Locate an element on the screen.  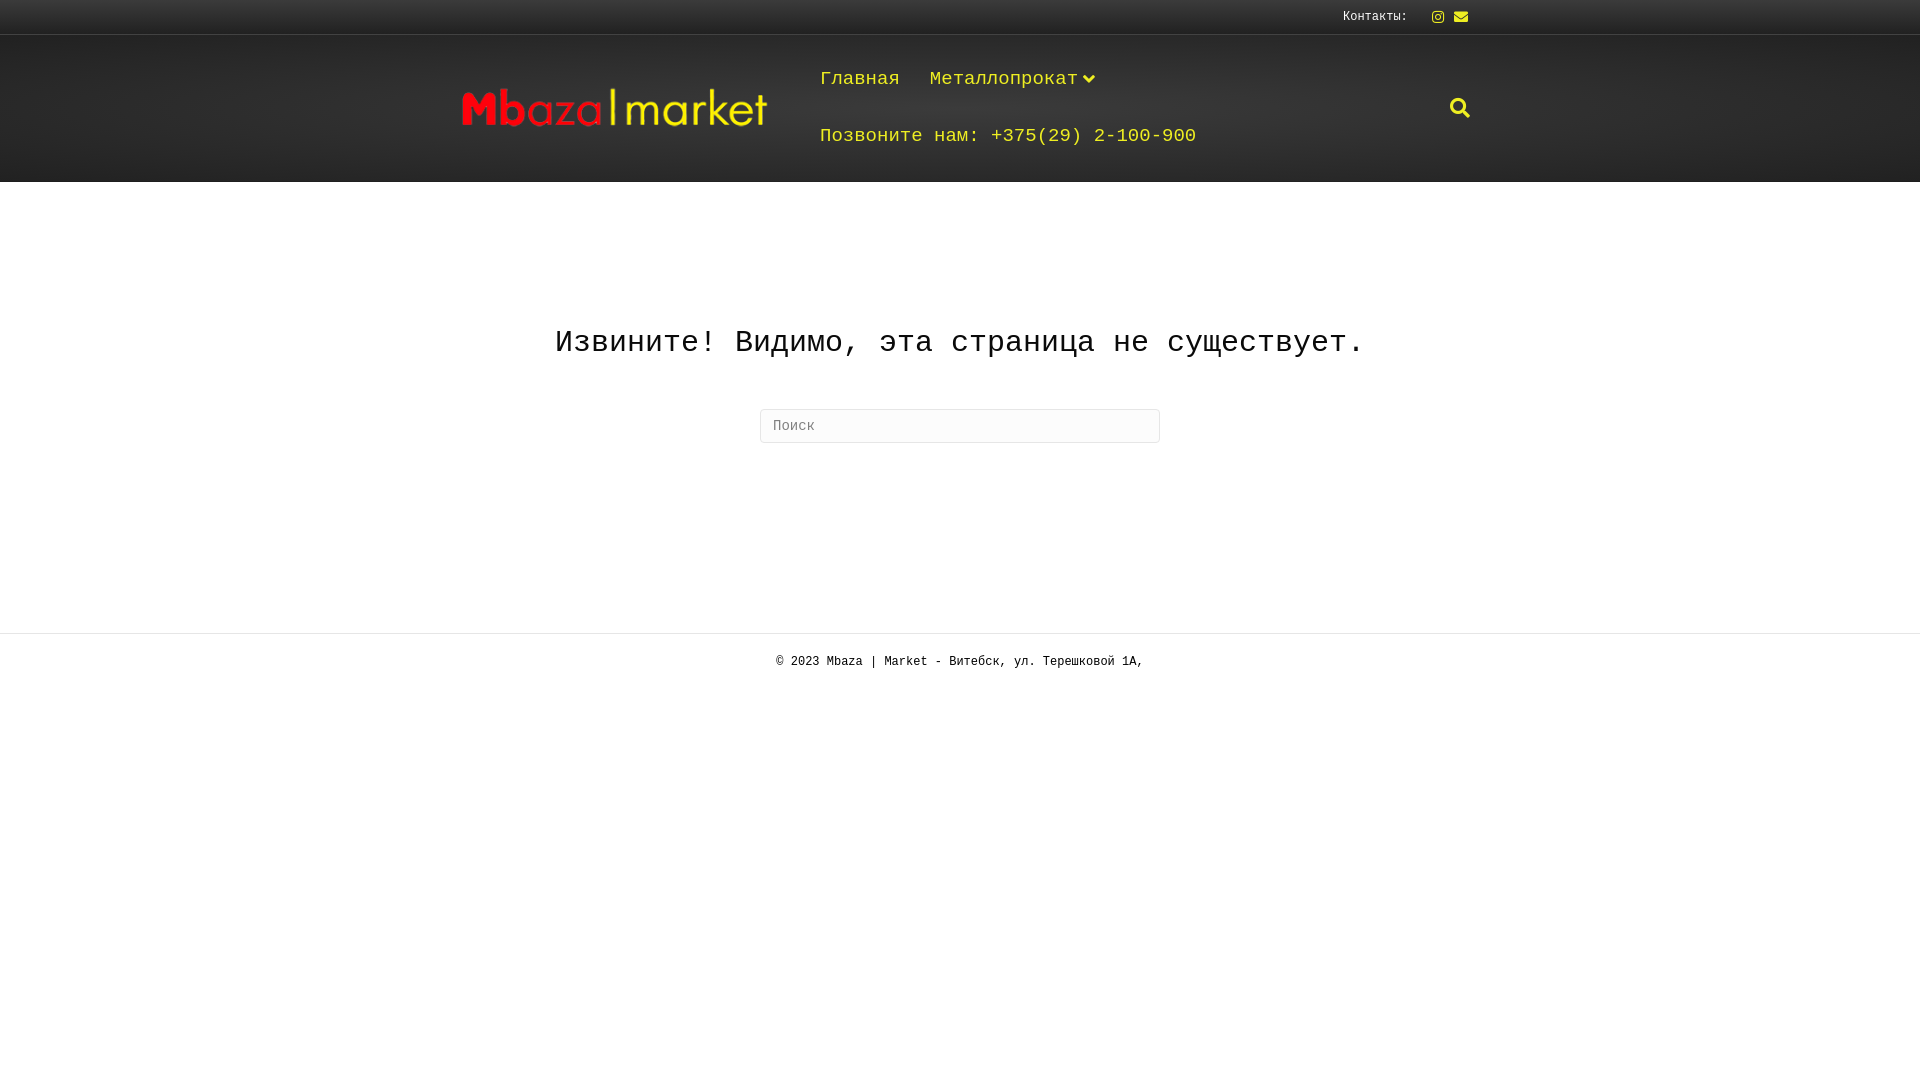
'Instagram' is located at coordinates (1430, 16).